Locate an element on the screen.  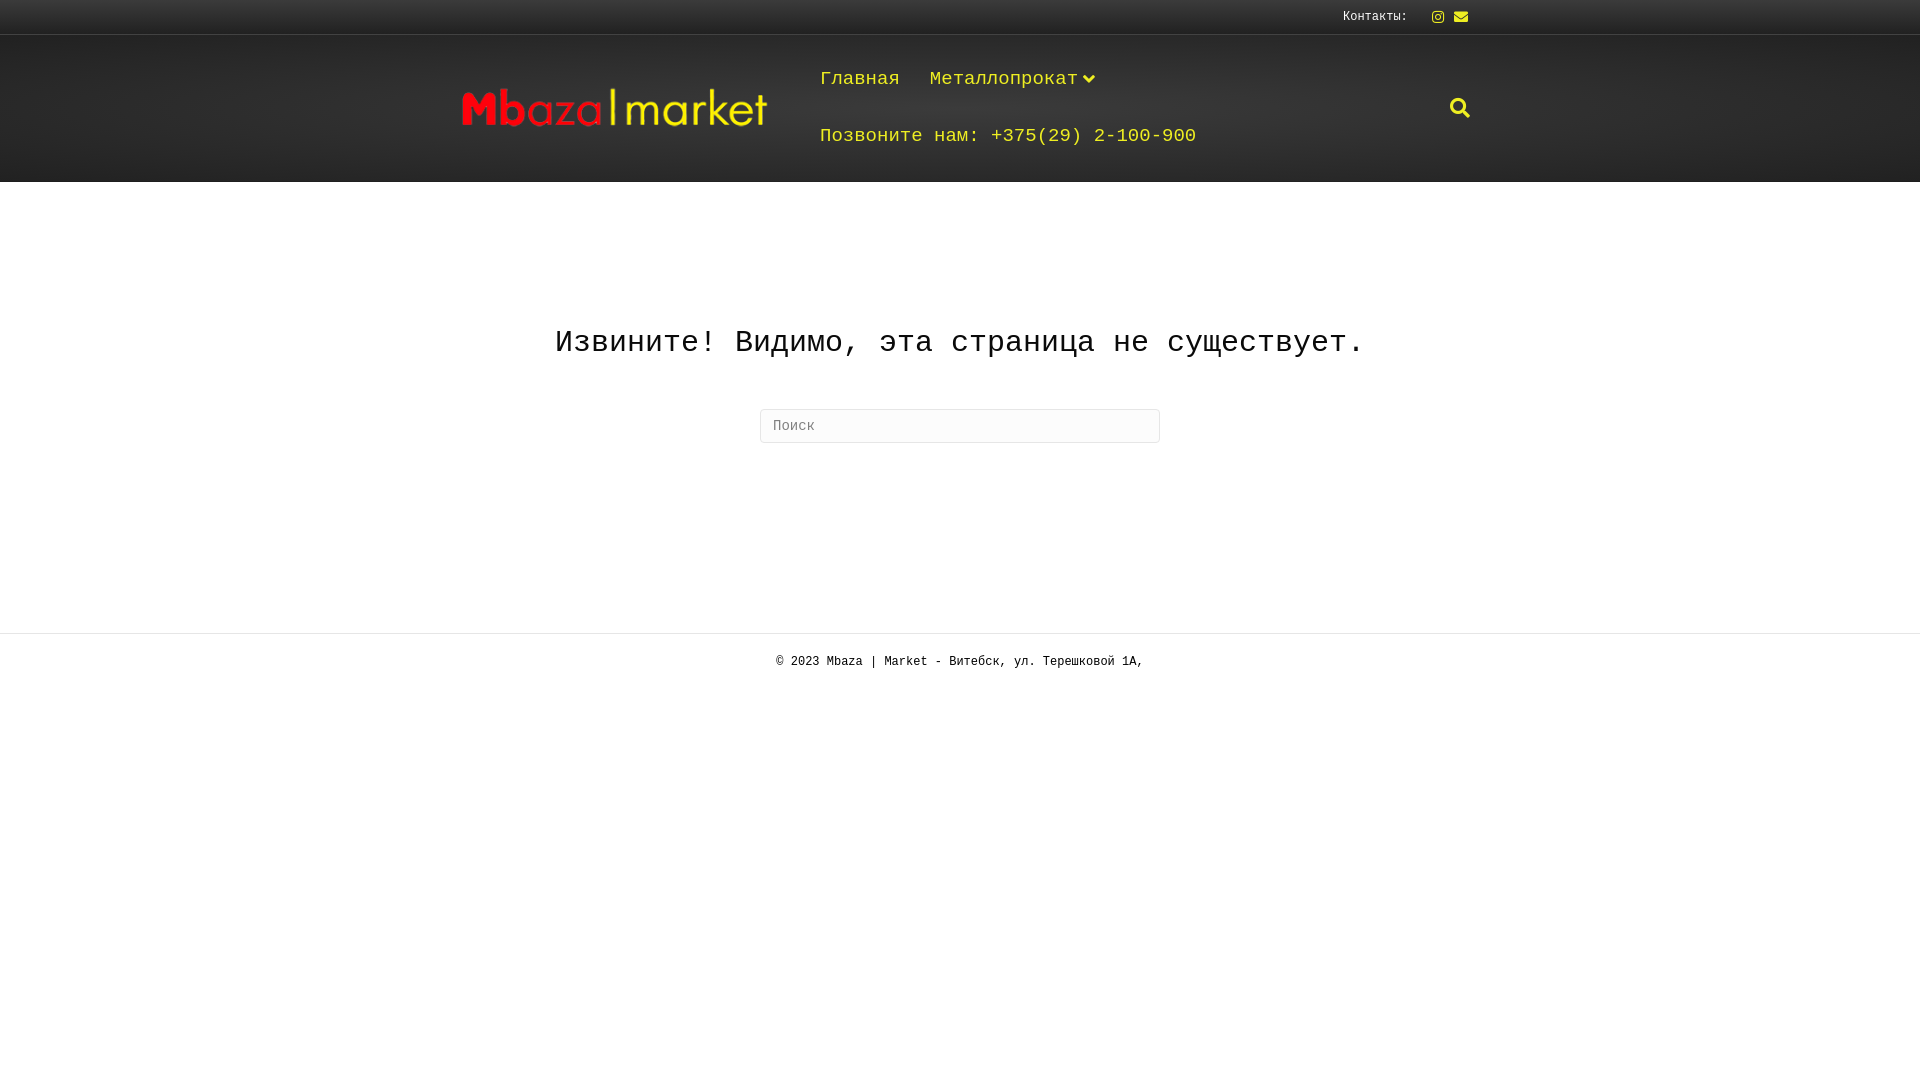
'Instagram' is located at coordinates (1430, 16).